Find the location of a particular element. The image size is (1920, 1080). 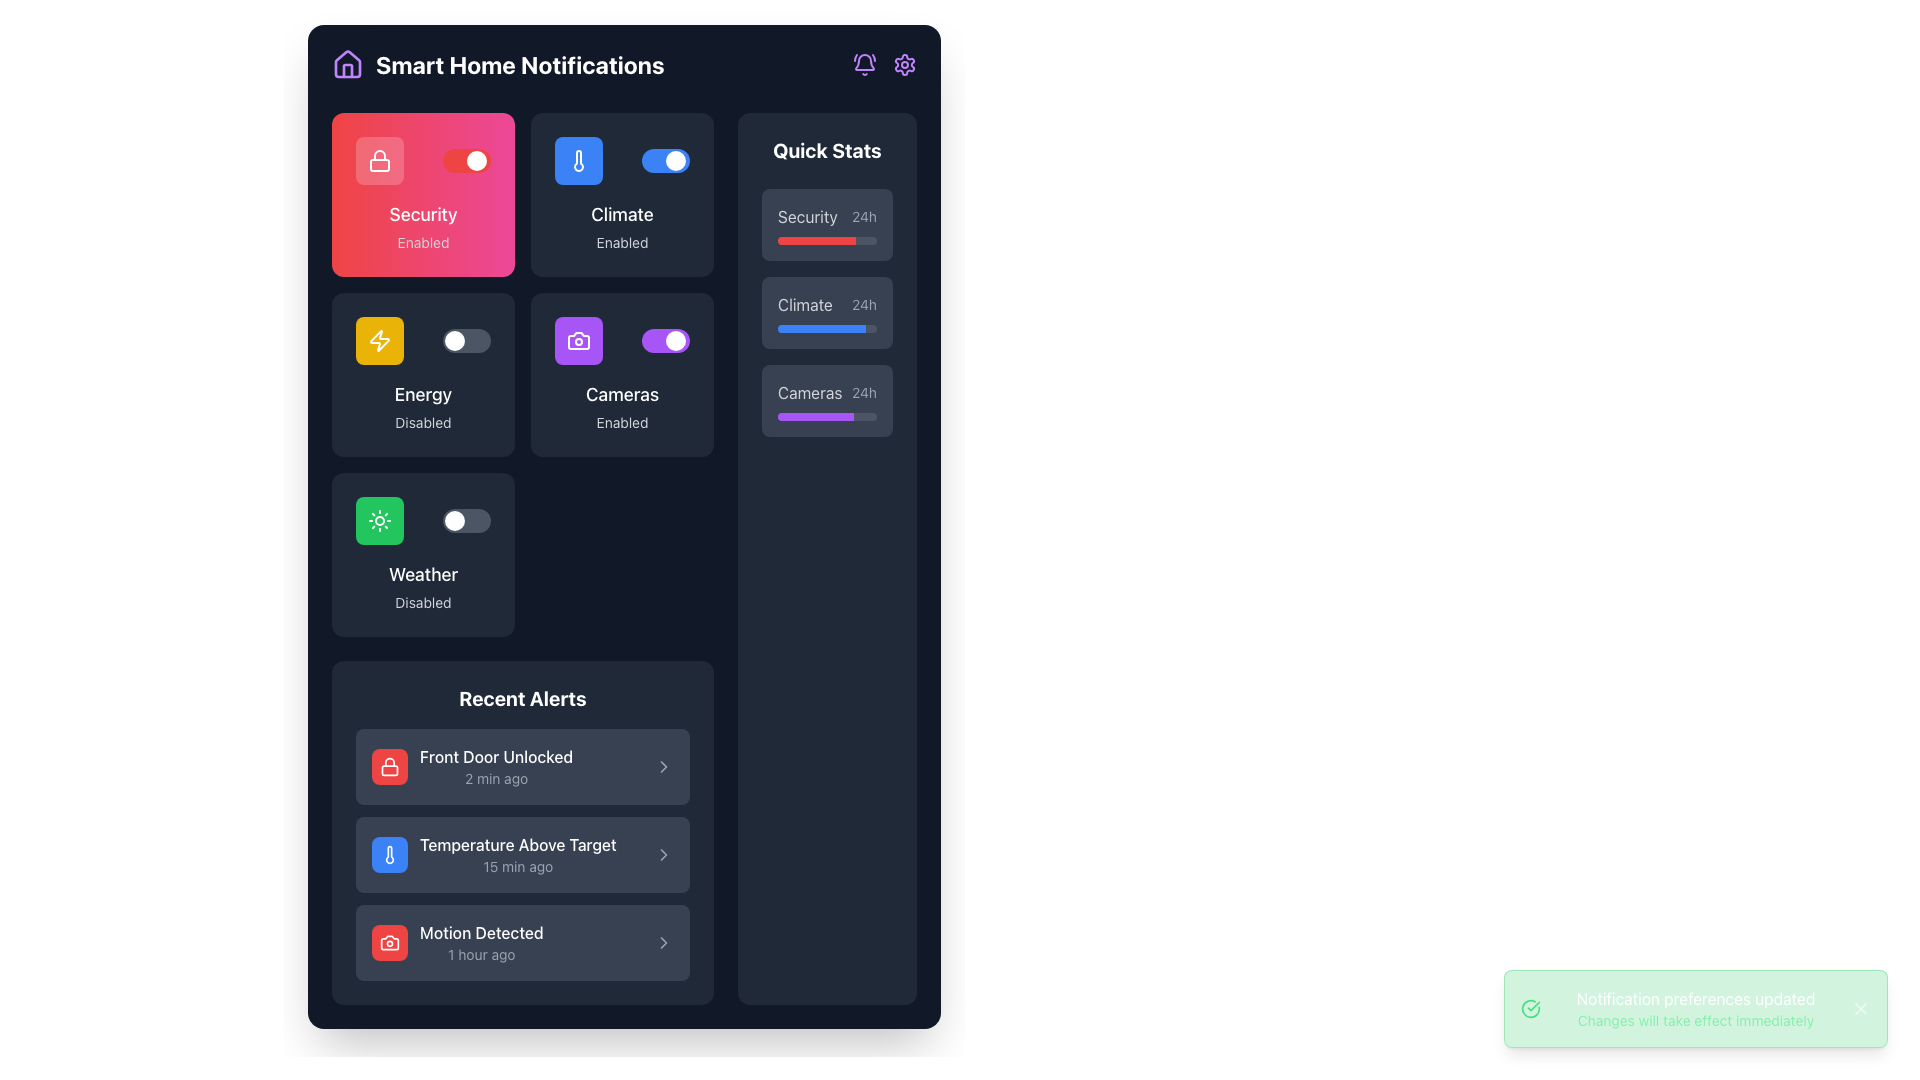

text label located in the 'Quick Stats' section, which provides context to the associated progress bar and time frame is located at coordinates (805, 304).